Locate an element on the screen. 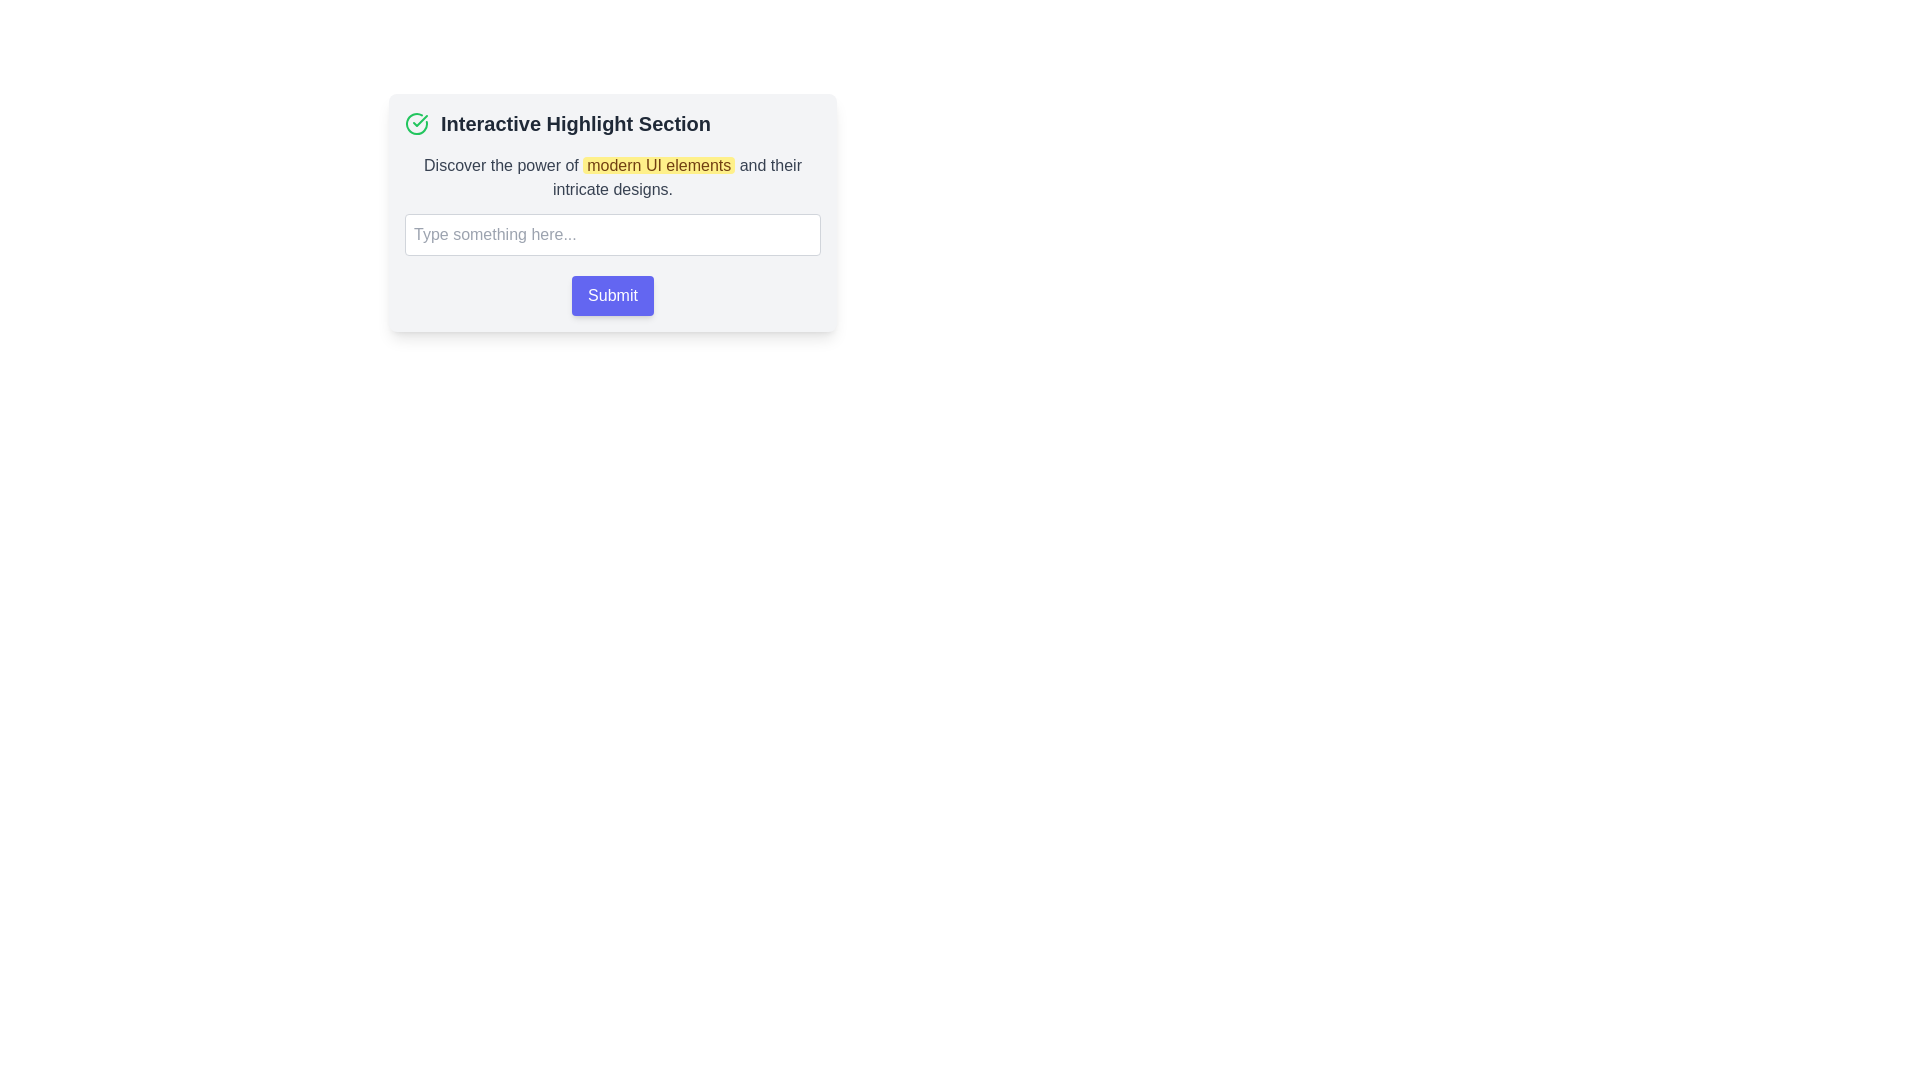  the static text that emphasizes the phrase 'modern UI elements' within the 'Interactive Highlight Section' to trigger a tooltip or emphasis effect is located at coordinates (612, 176).